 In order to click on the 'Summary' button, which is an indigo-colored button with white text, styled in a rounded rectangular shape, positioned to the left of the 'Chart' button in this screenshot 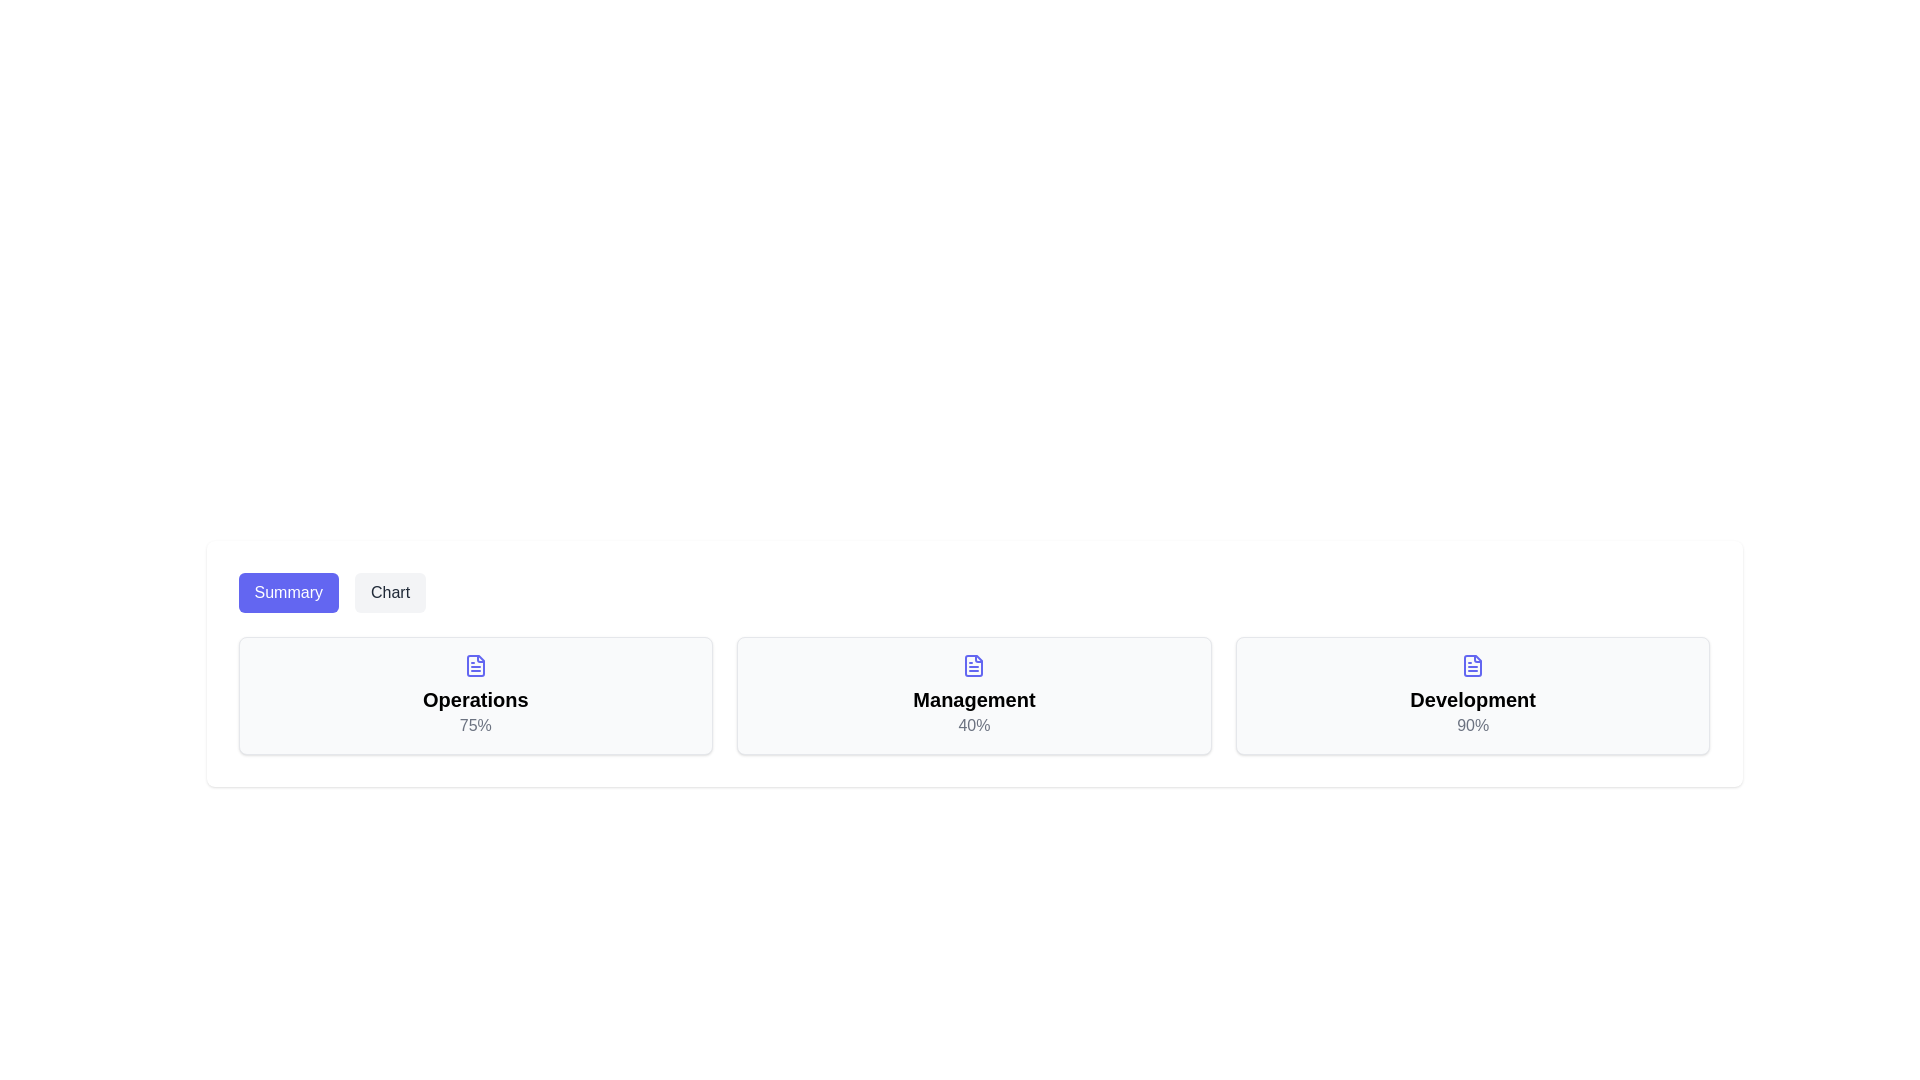, I will do `click(287, 592)`.